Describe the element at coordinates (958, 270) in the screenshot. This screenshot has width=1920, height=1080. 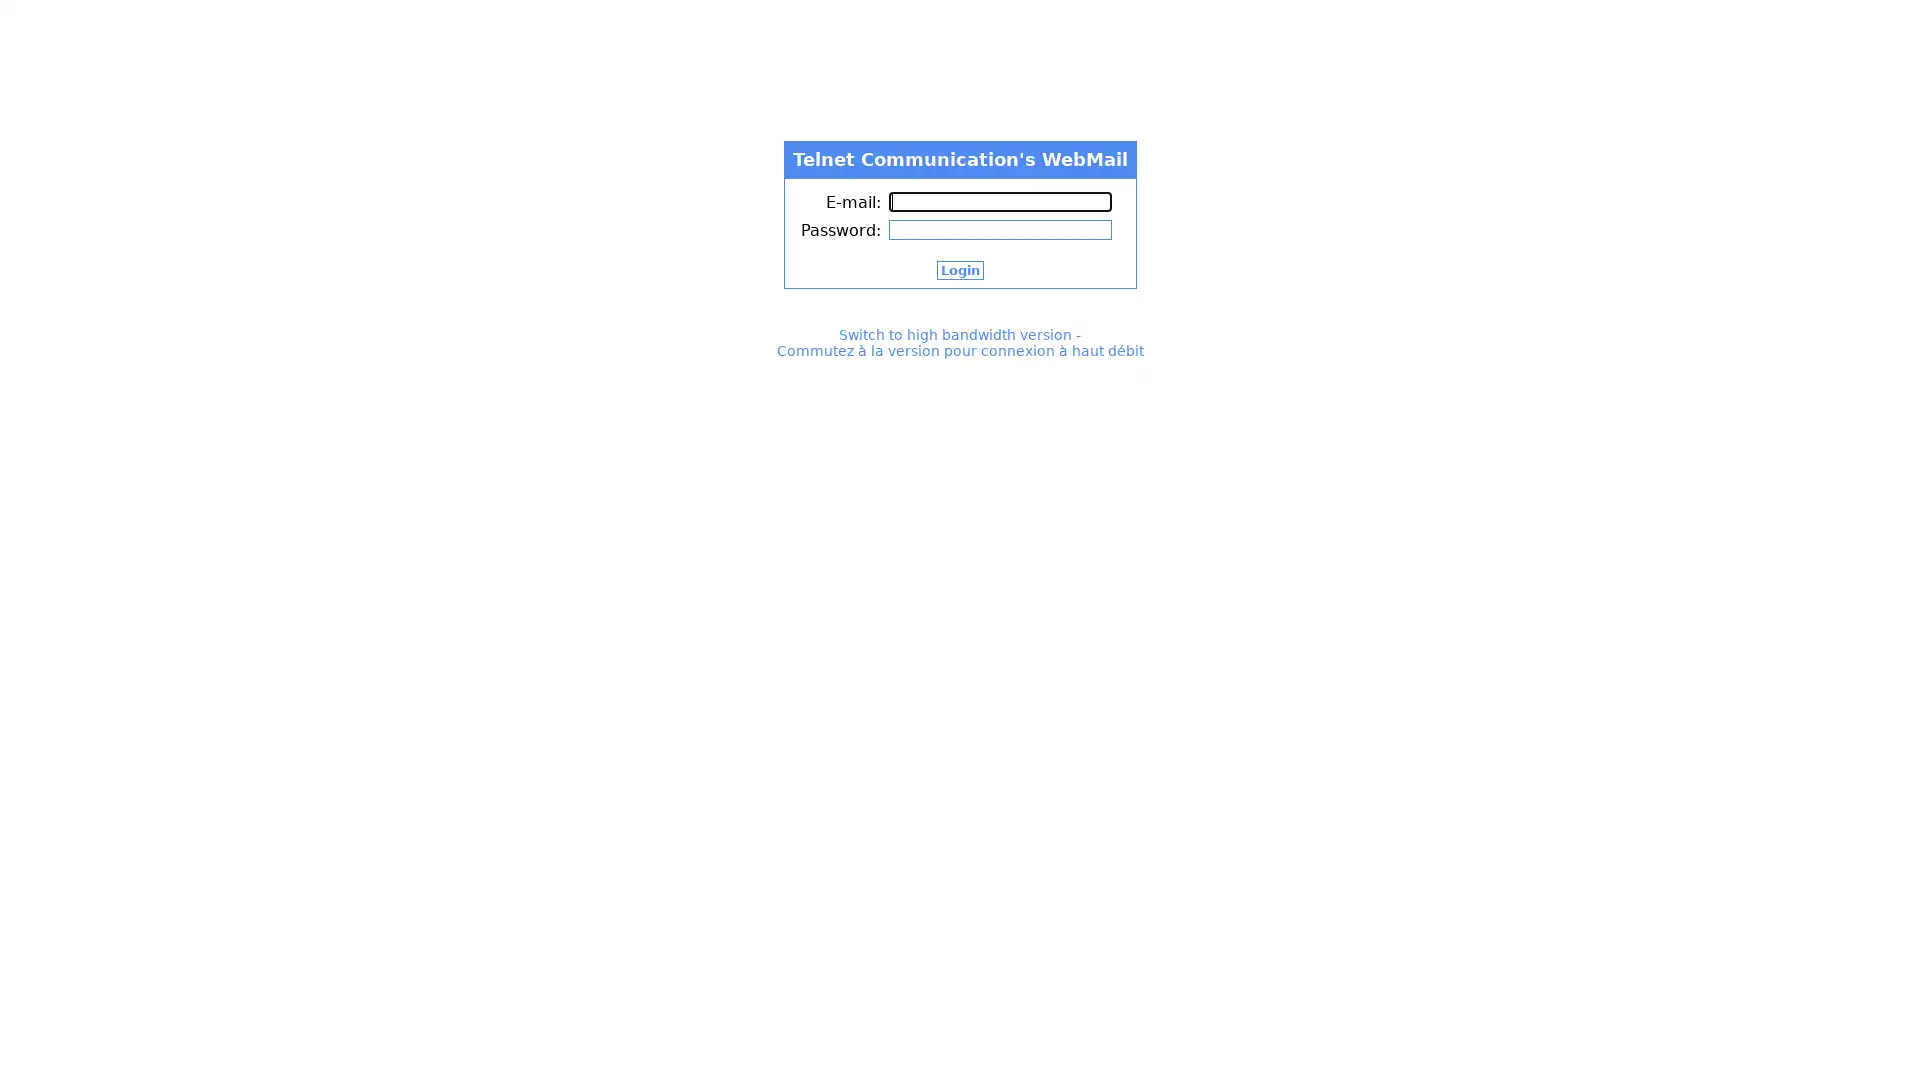
I see `Login` at that location.